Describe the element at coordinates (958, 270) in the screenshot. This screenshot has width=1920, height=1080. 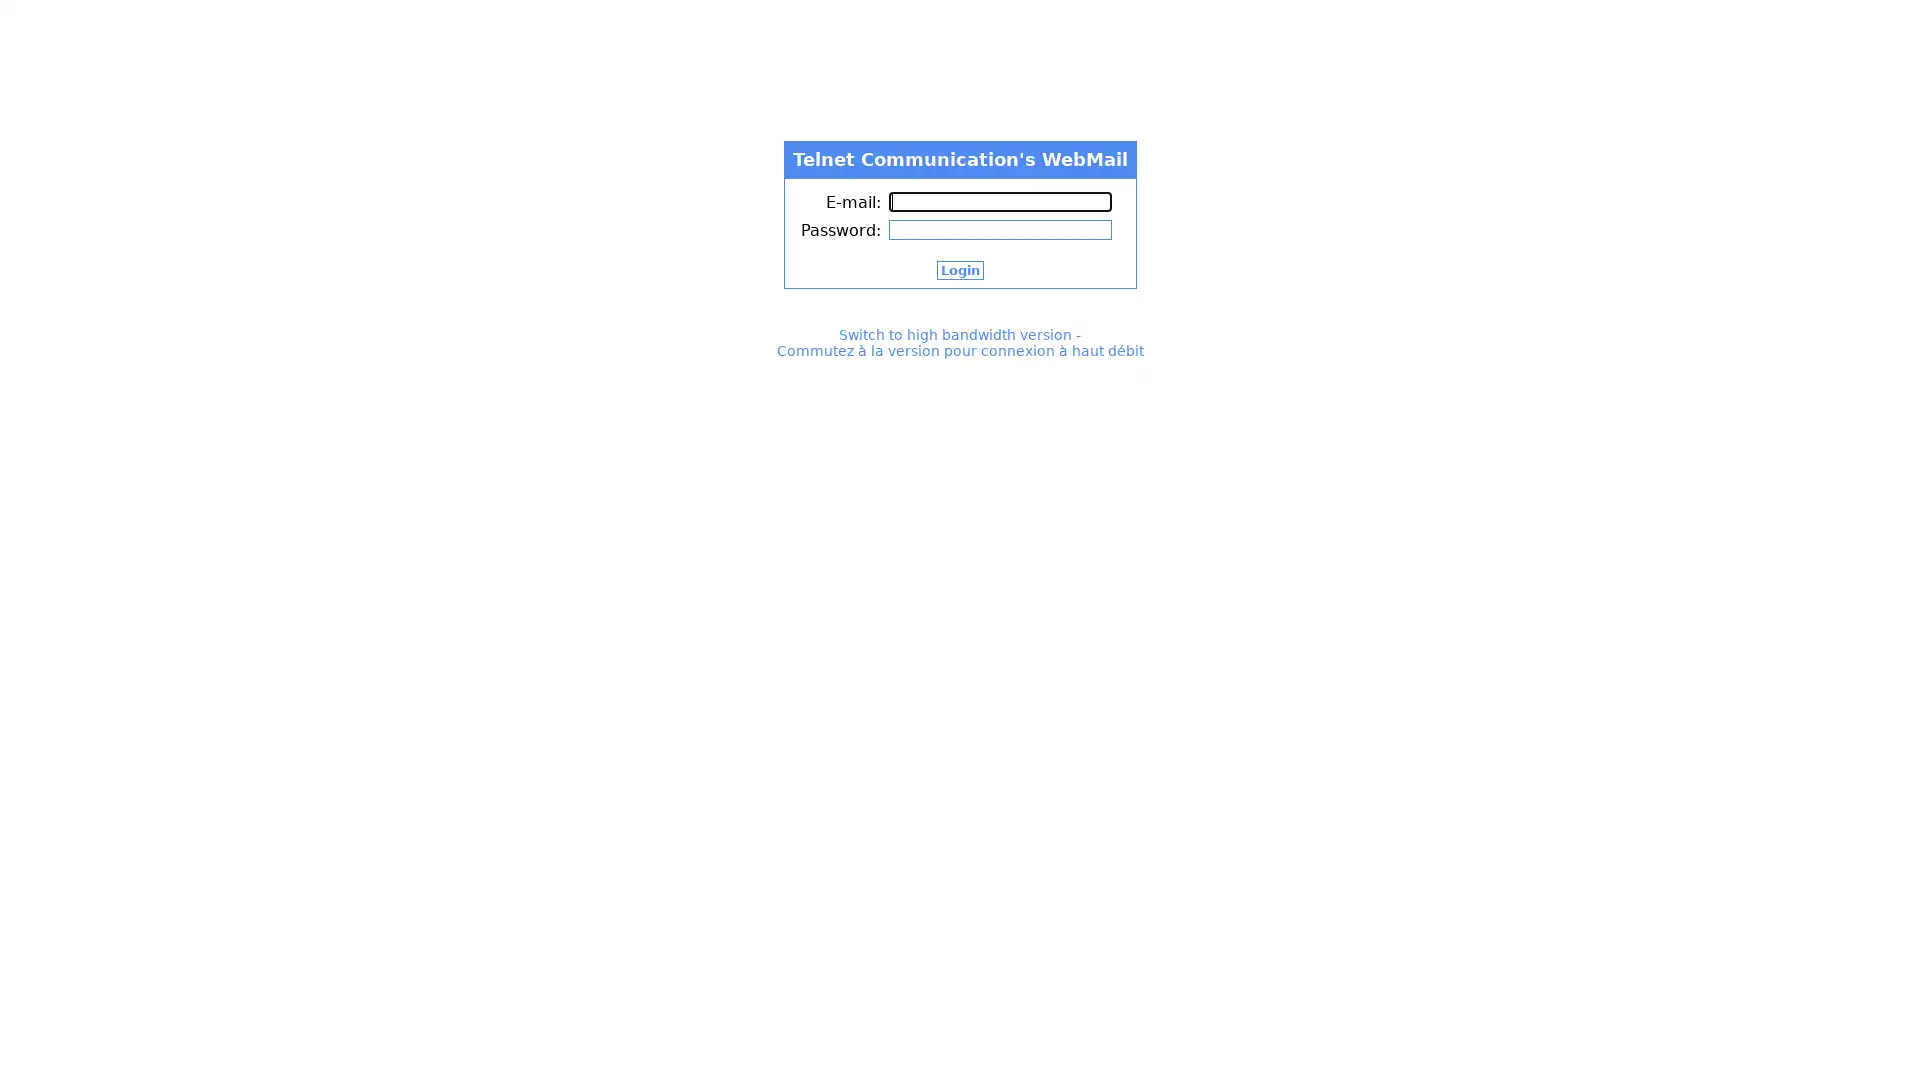
I see `Login` at that location.